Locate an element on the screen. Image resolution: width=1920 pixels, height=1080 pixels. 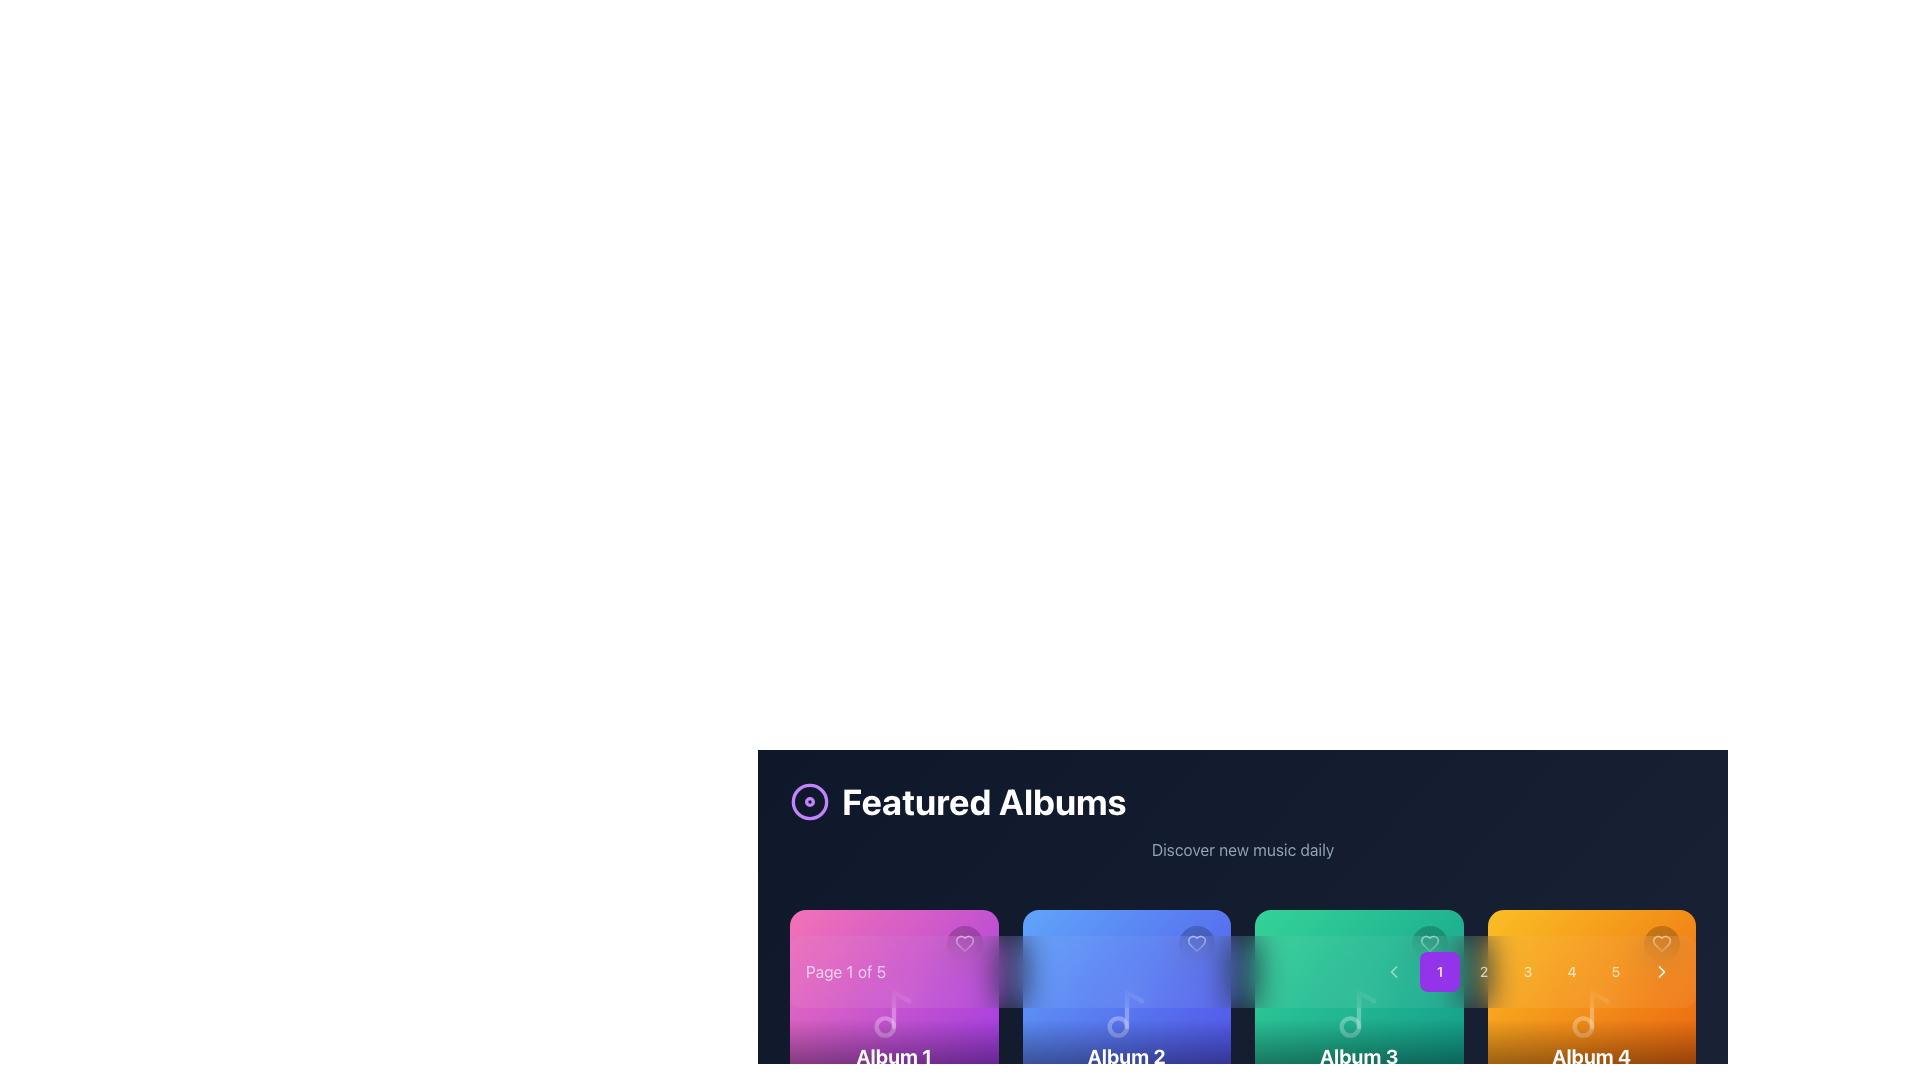
the heart icon with a hollow appearance outlined in white, located in the top-right corner of the 'Album 2' card to indicate a favorite or like action is located at coordinates (1196, 944).